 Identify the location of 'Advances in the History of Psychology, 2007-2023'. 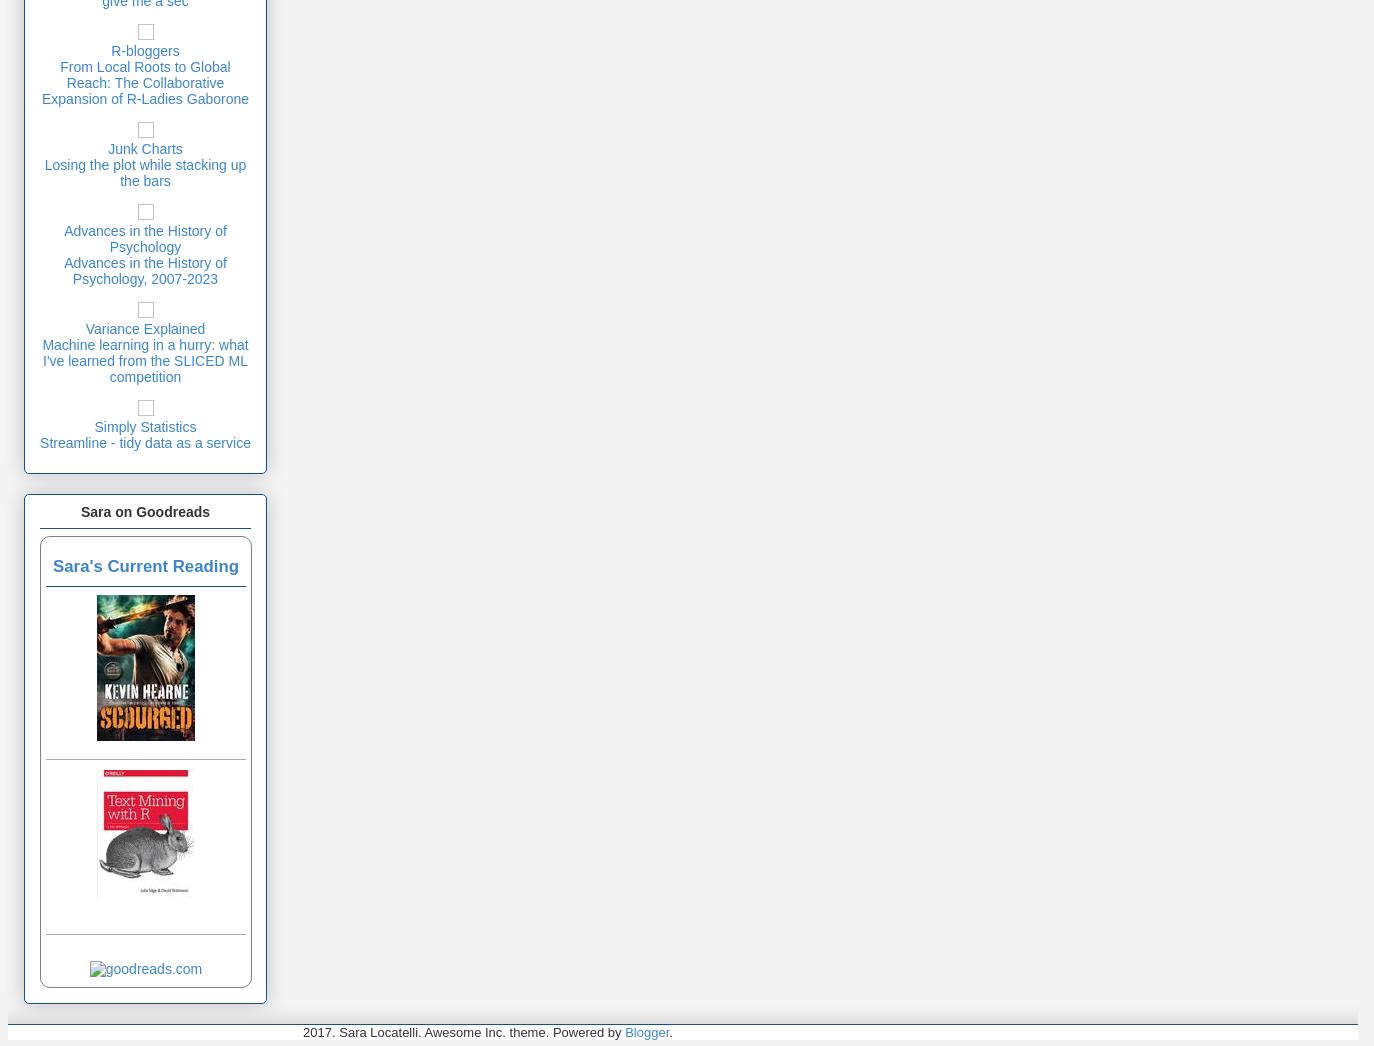
(63, 271).